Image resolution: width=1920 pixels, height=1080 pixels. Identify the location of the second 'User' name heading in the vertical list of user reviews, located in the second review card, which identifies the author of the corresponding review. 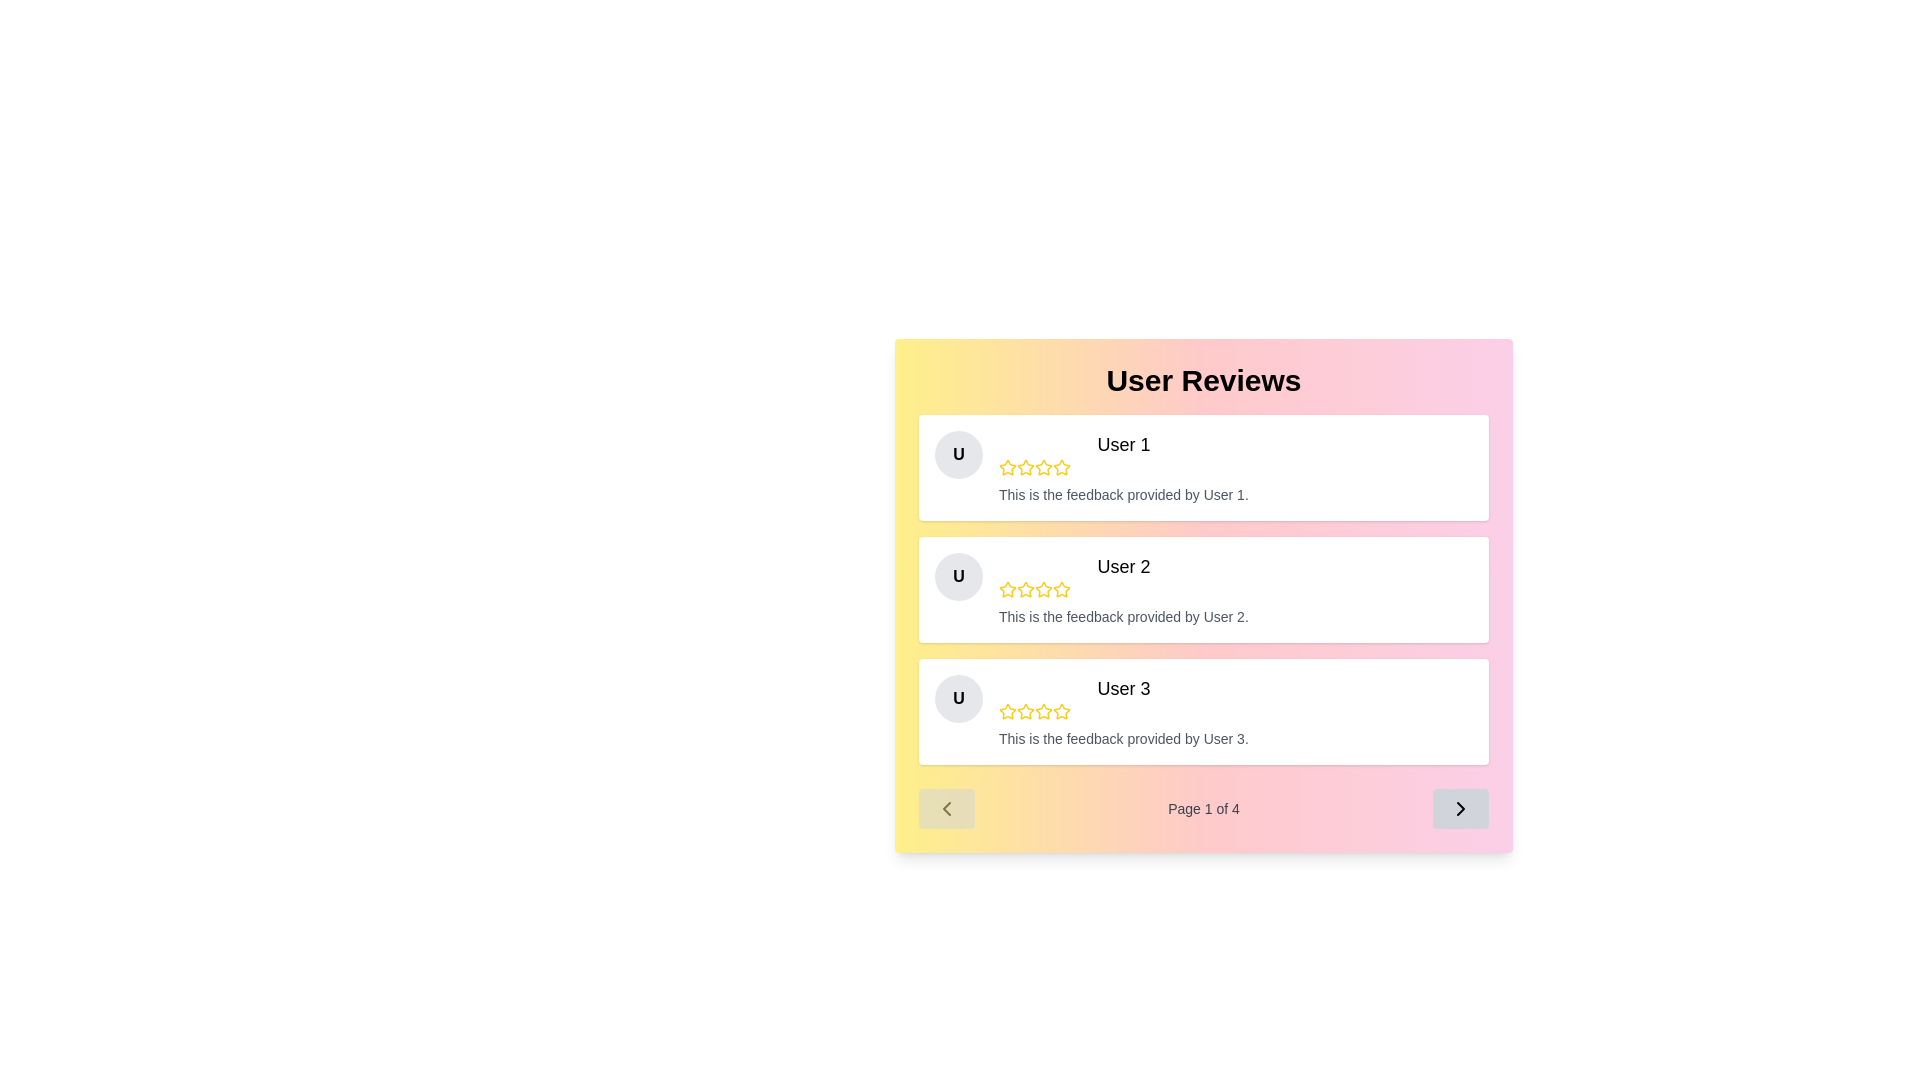
(1123, 567).